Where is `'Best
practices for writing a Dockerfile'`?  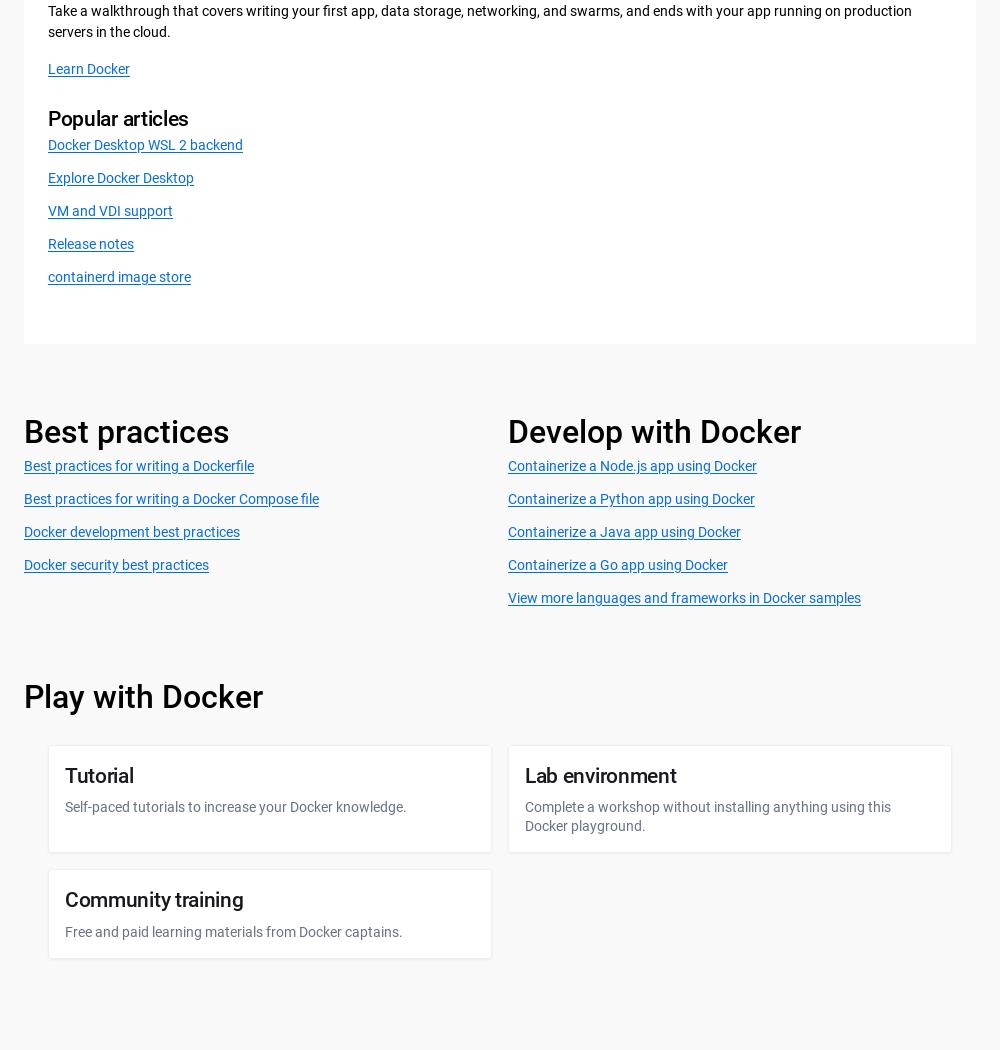
'Best
practices for writing a Dockerfile' is located at coordinates (24, 465).